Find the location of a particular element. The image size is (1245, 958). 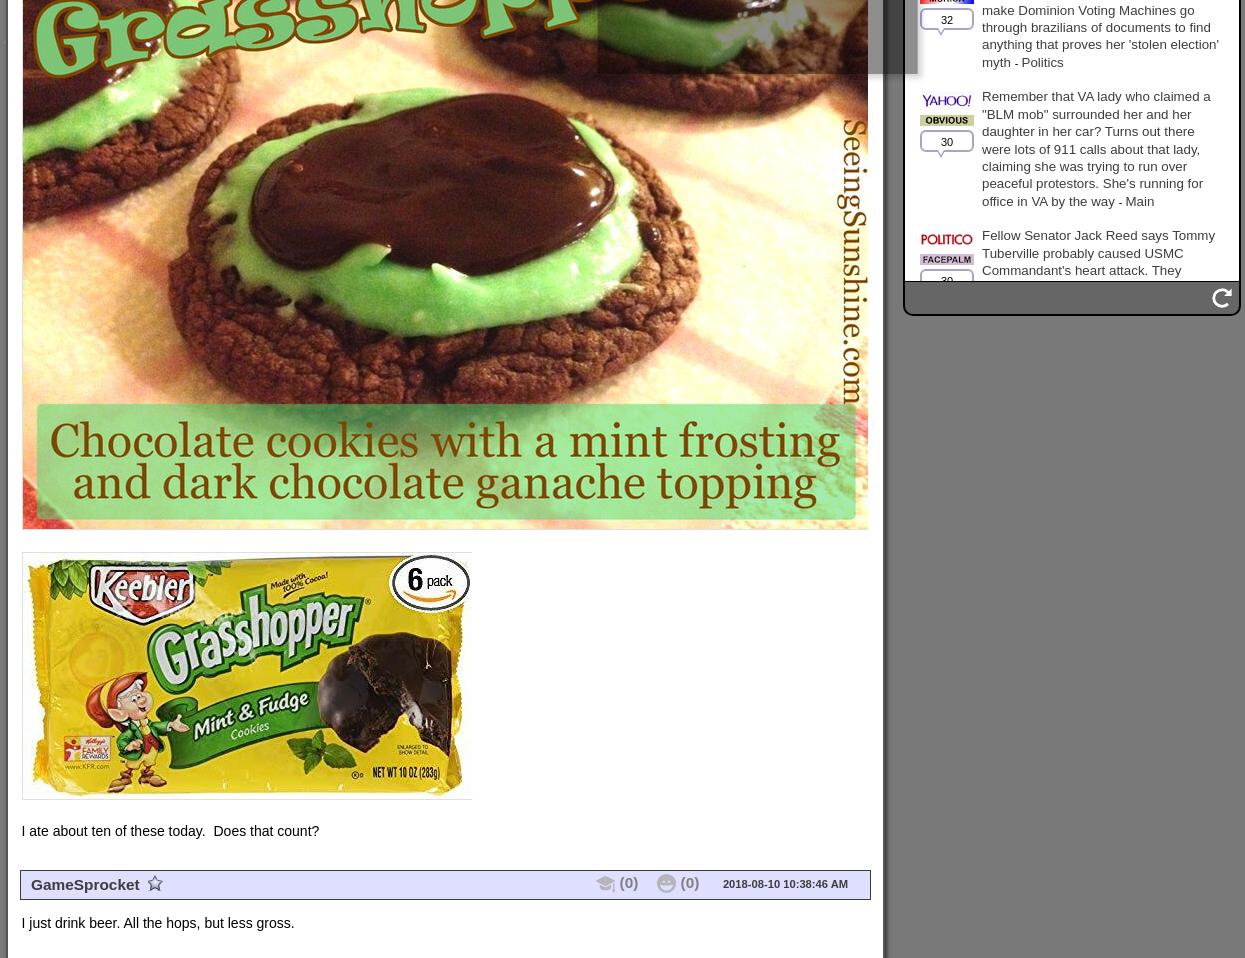

'24' is located at coordinates (946, 469).